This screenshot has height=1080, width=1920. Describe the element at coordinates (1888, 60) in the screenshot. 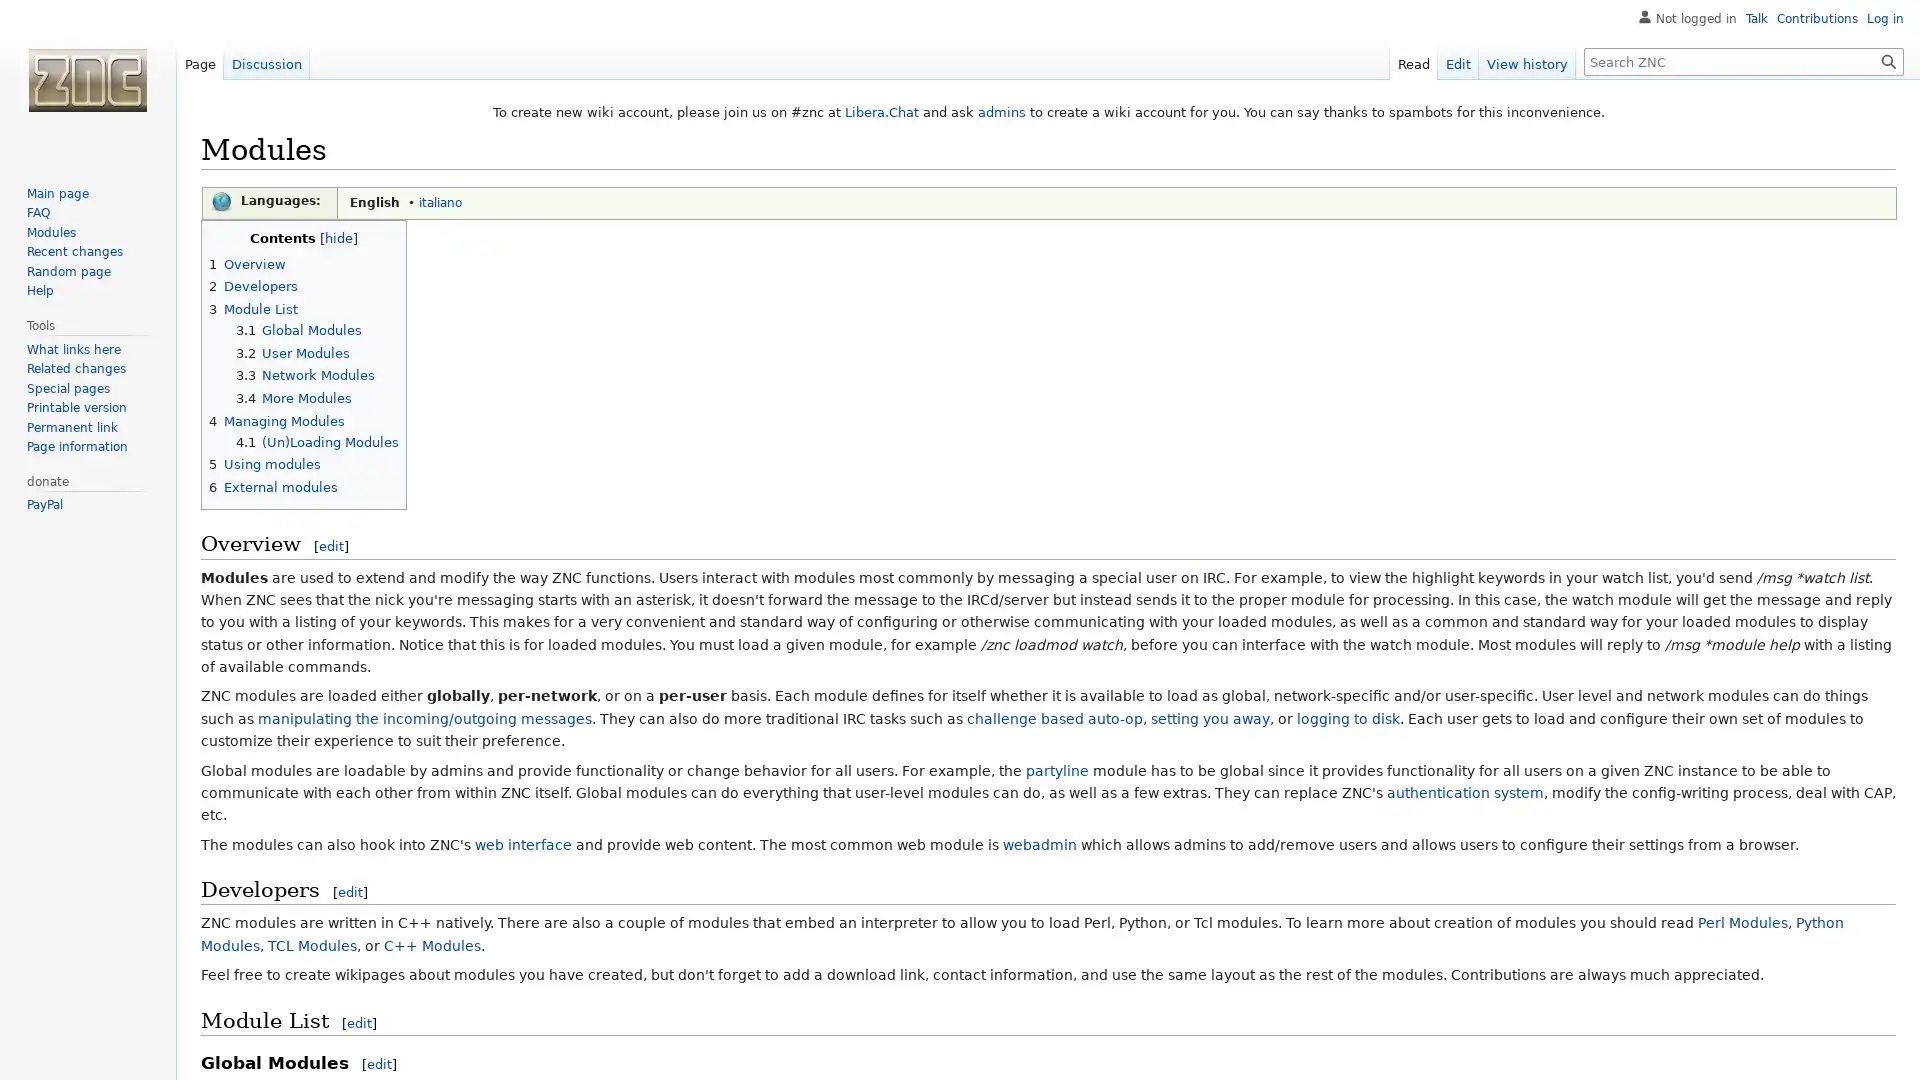

I see `Search` at that location.